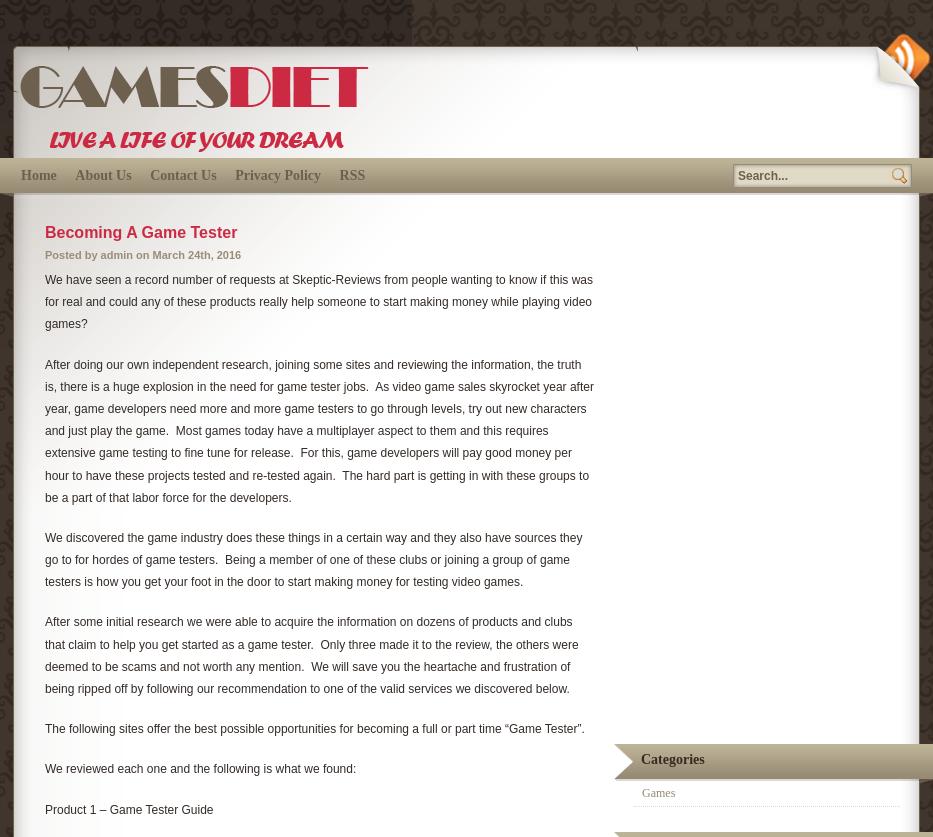 The image size is (933, 837). I want to click on 'Games', so click(657, 791).